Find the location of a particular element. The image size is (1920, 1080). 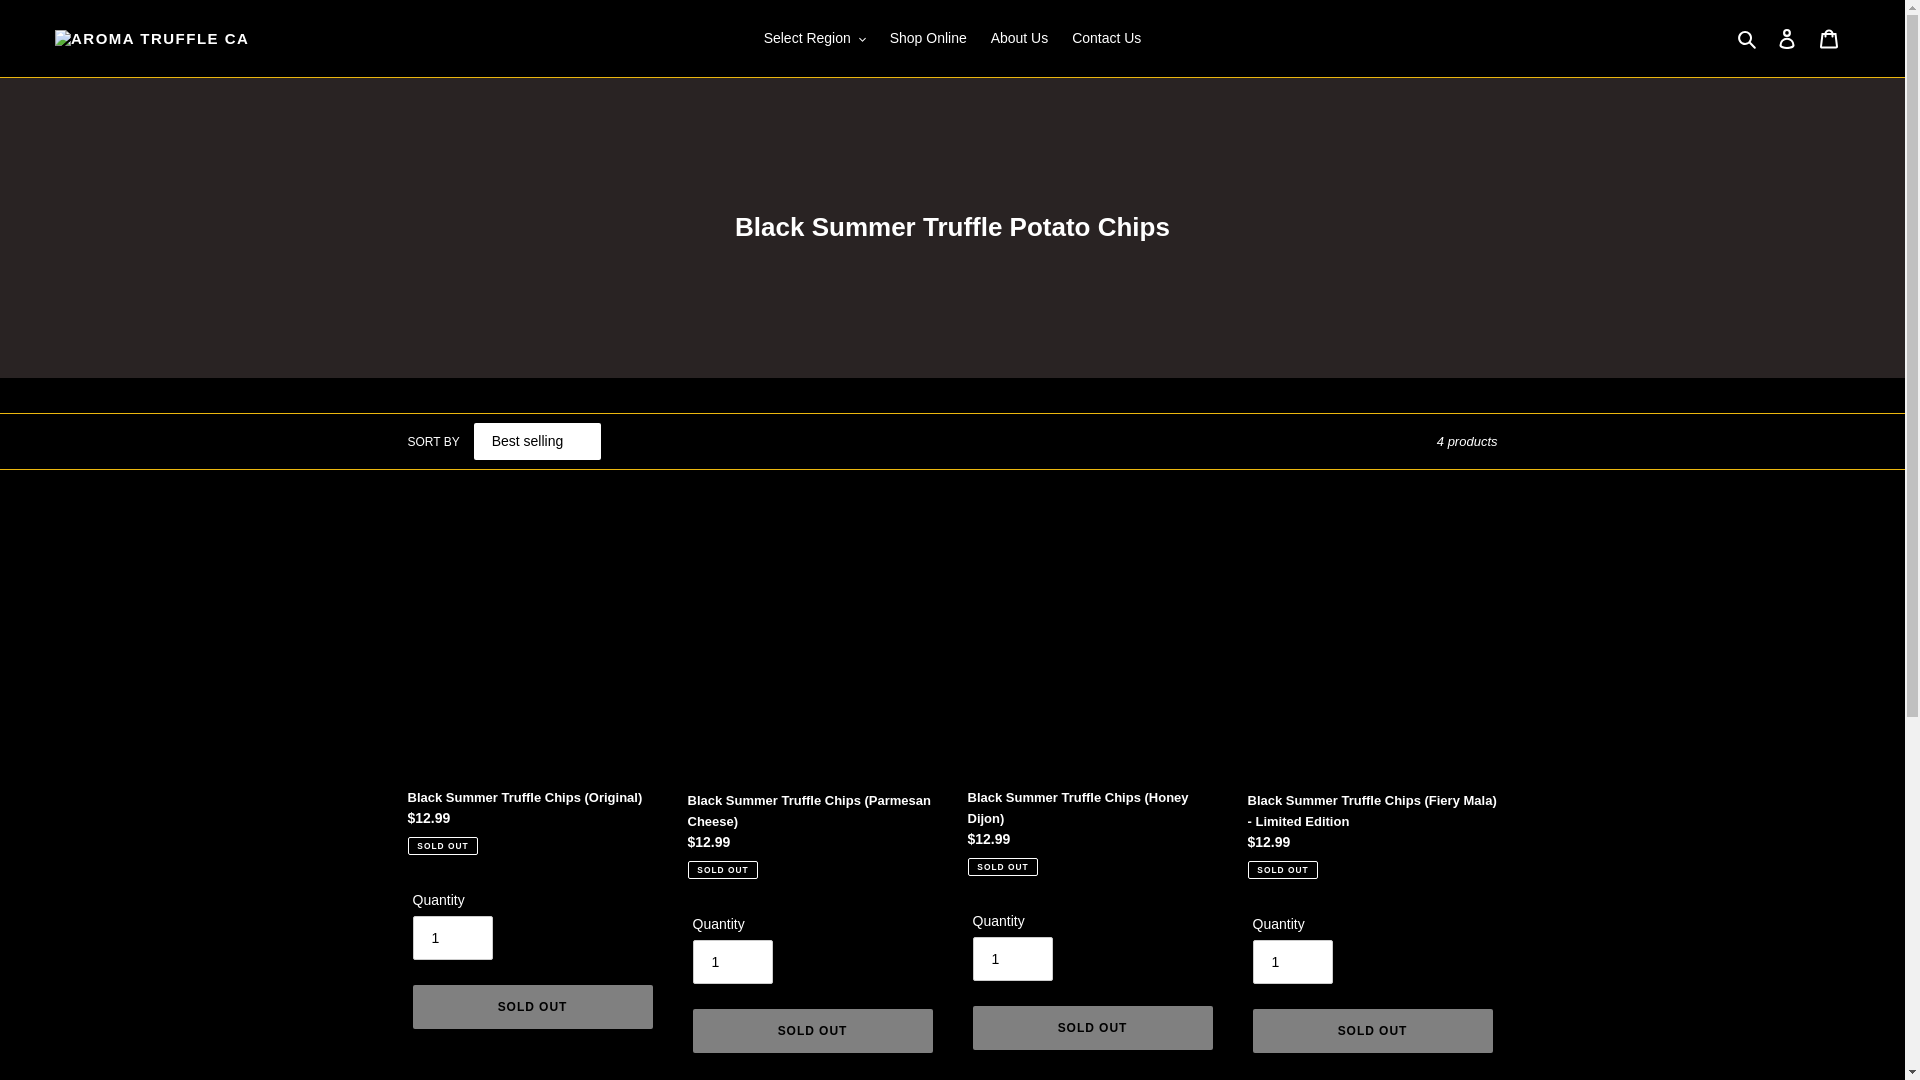

'Select Region' is located at coordinates (815, 38).